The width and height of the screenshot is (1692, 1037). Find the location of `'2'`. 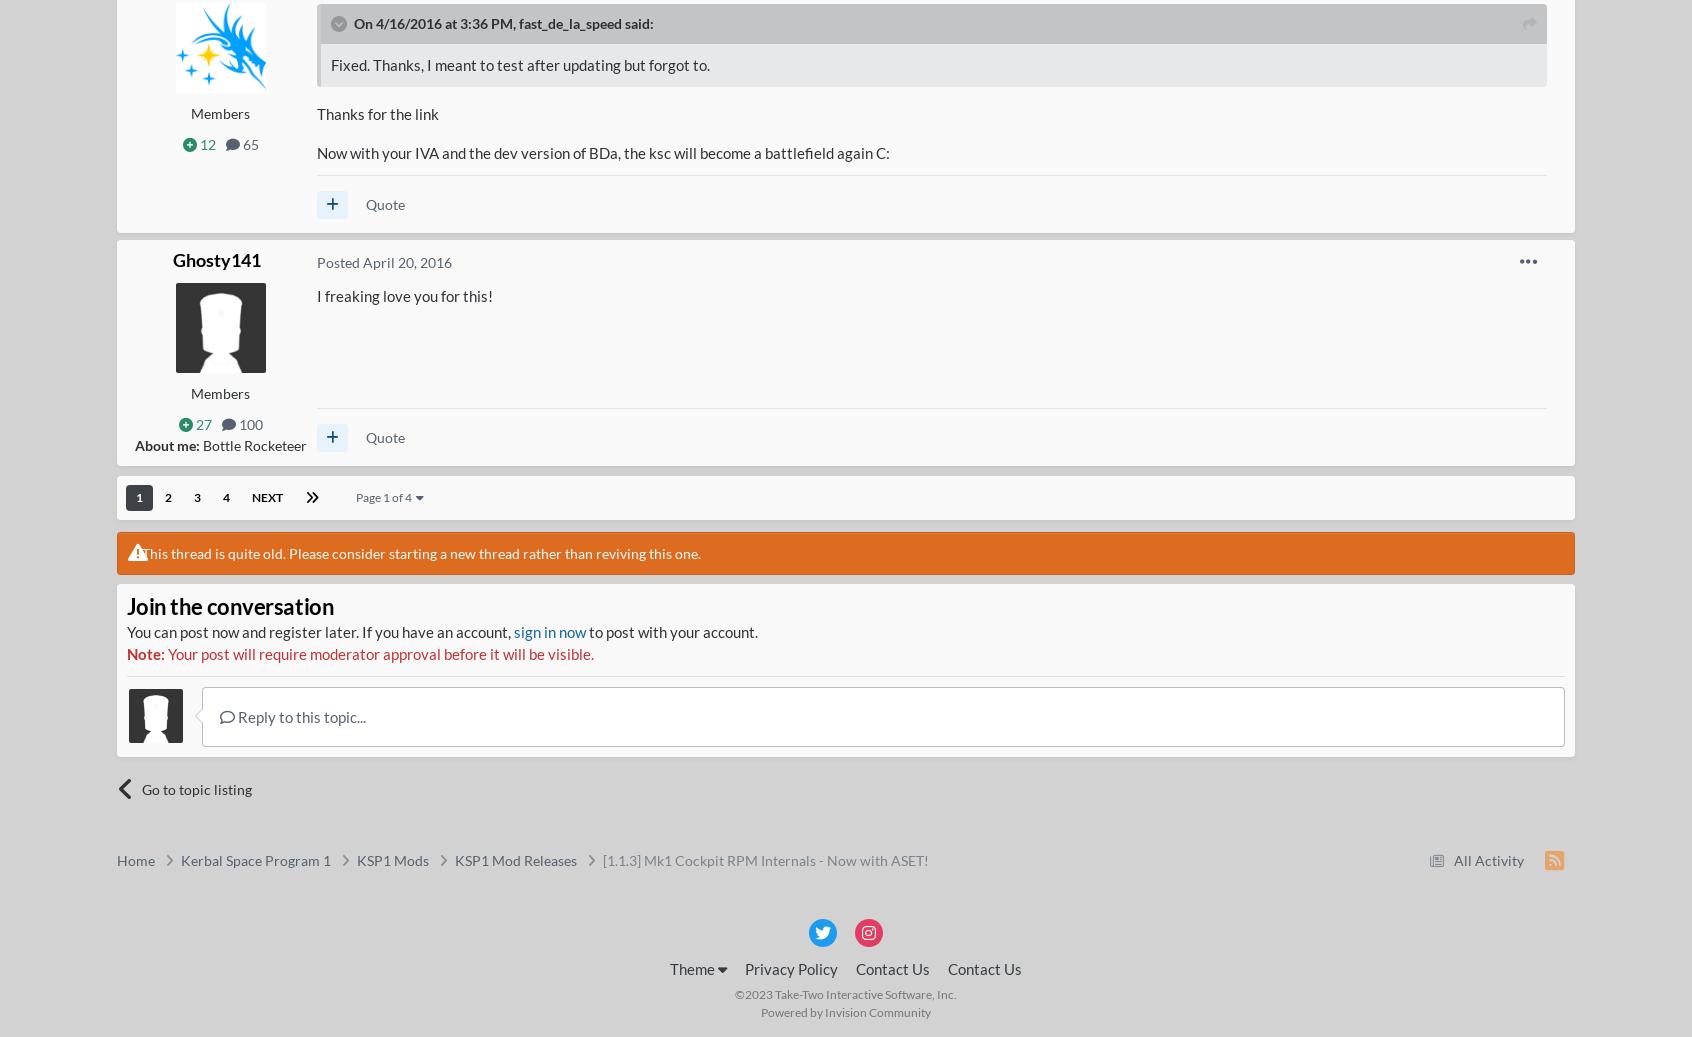

'2' is located at coordinates (166, 496).